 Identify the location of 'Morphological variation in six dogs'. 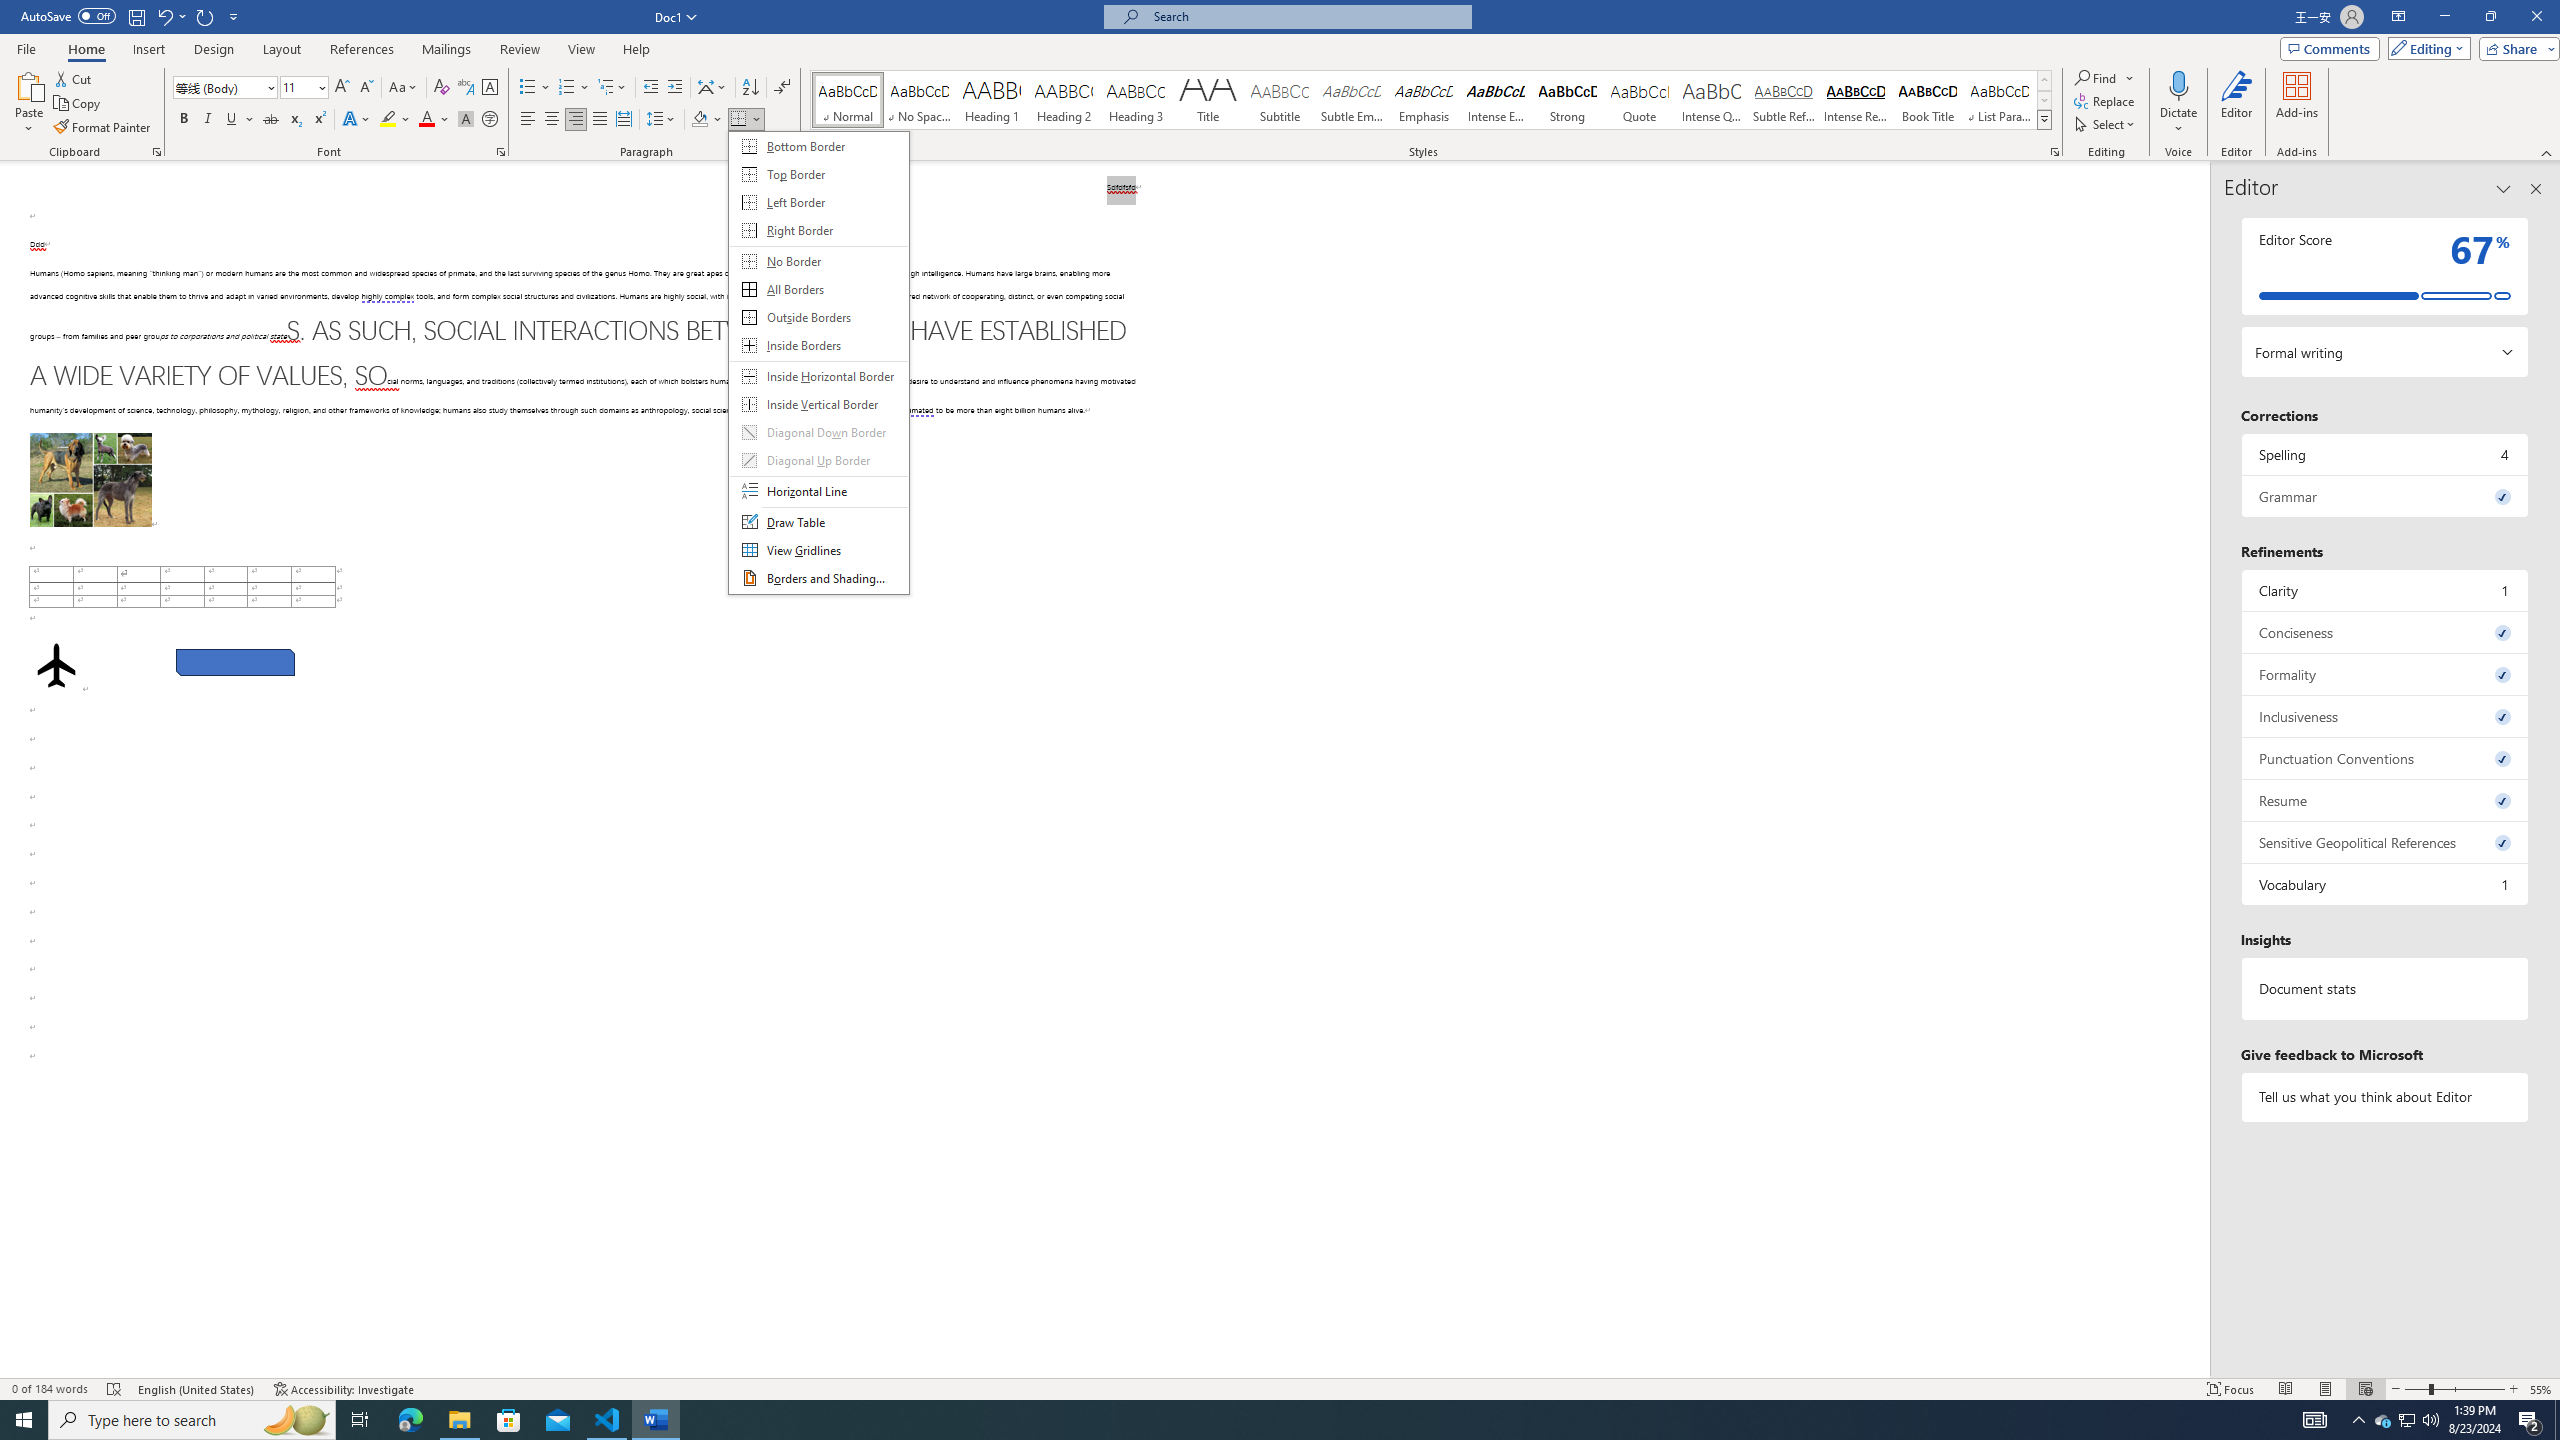
(89, 479).